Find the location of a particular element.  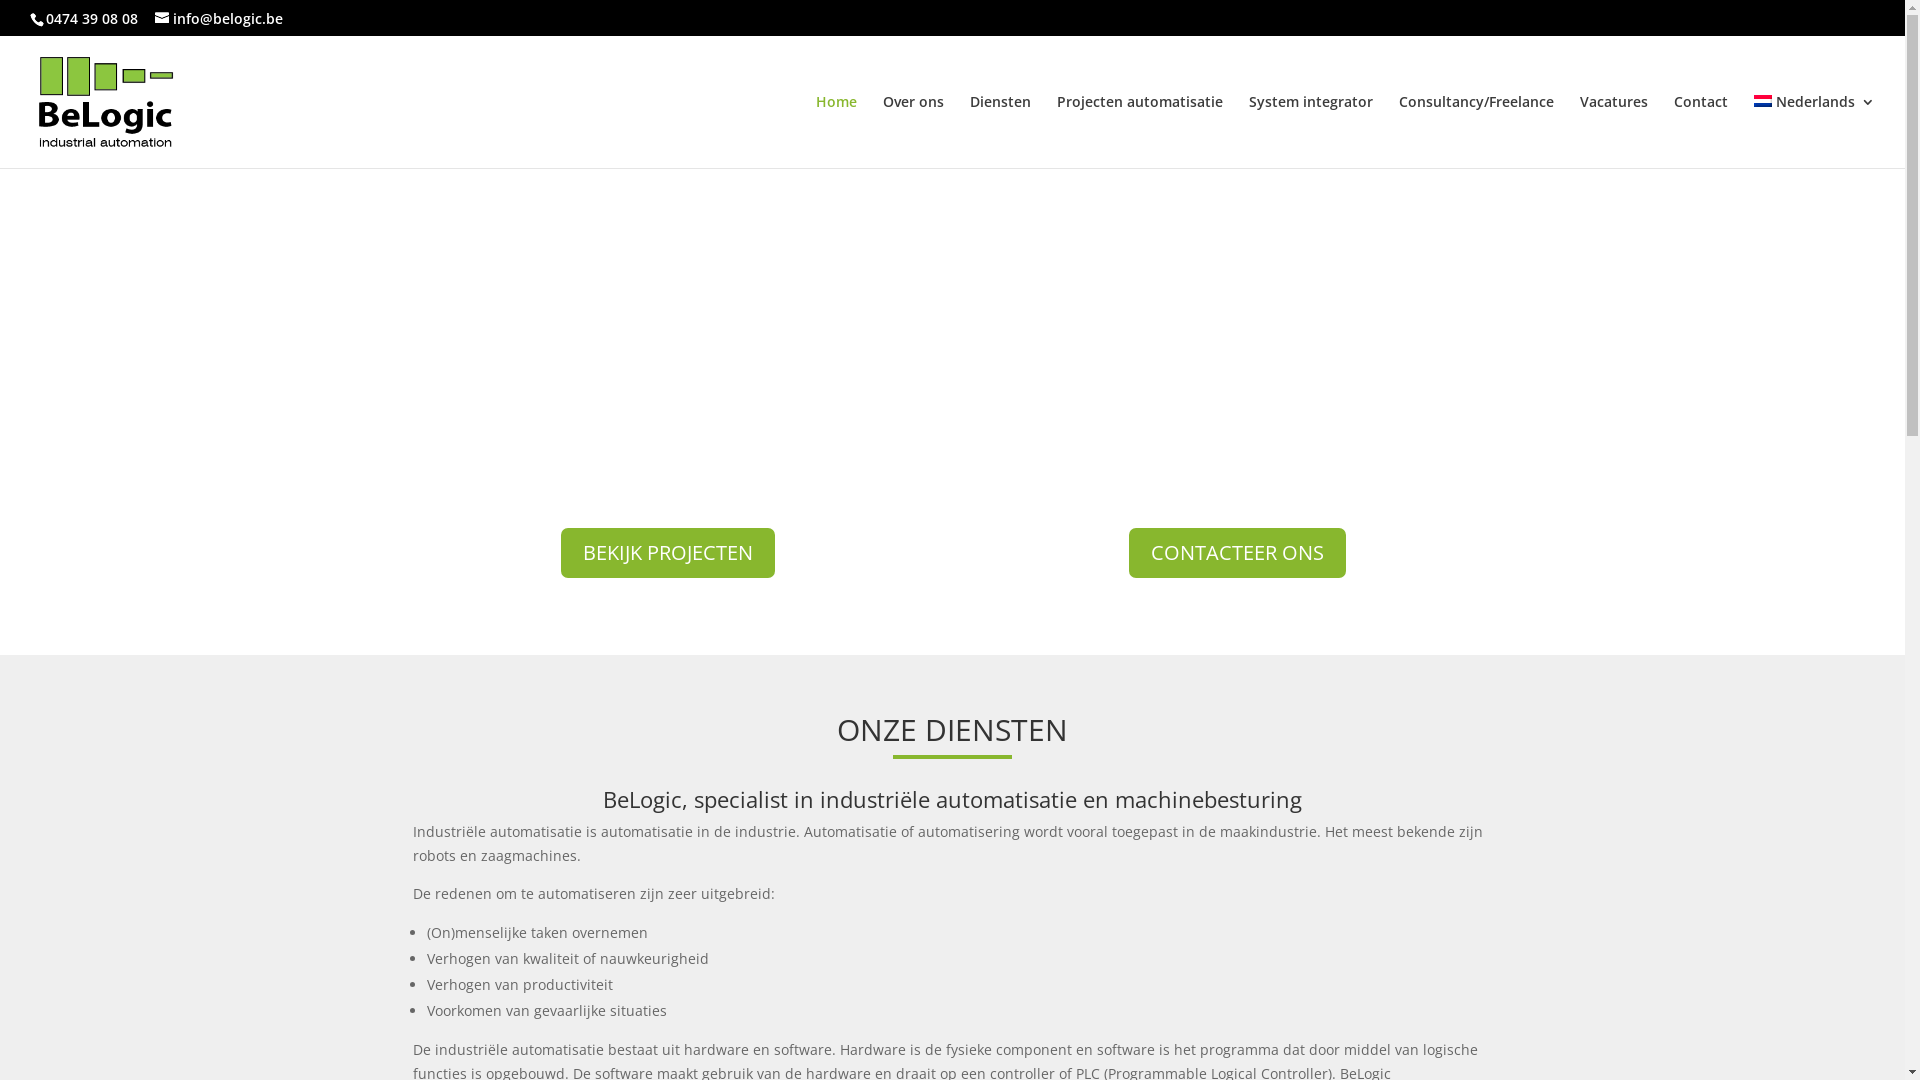

'Diensten' is located at coordinates (1000, 131).